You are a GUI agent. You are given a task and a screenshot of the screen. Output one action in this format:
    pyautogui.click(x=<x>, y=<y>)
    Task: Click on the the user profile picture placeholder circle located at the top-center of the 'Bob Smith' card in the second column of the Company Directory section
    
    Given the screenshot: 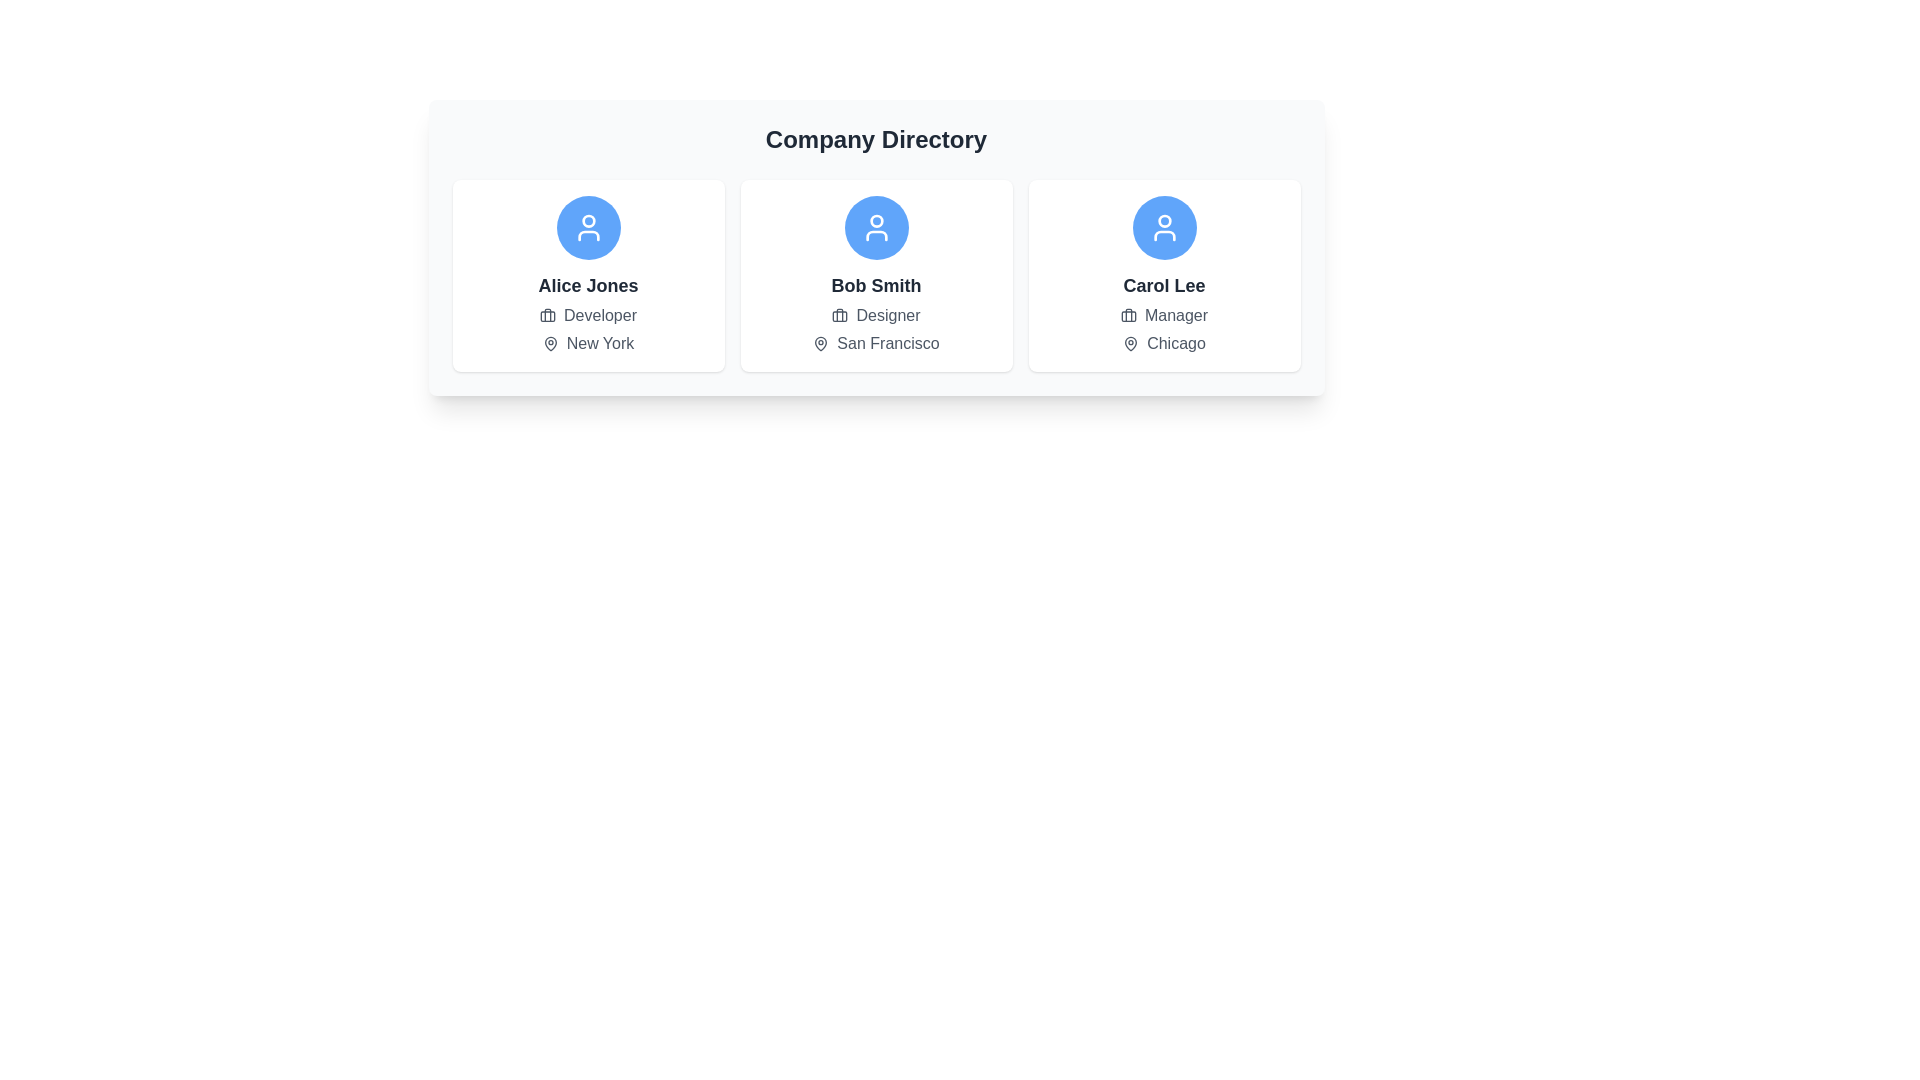 What is the action you would take?
    pyautogui.click(x=876, y=221)
    